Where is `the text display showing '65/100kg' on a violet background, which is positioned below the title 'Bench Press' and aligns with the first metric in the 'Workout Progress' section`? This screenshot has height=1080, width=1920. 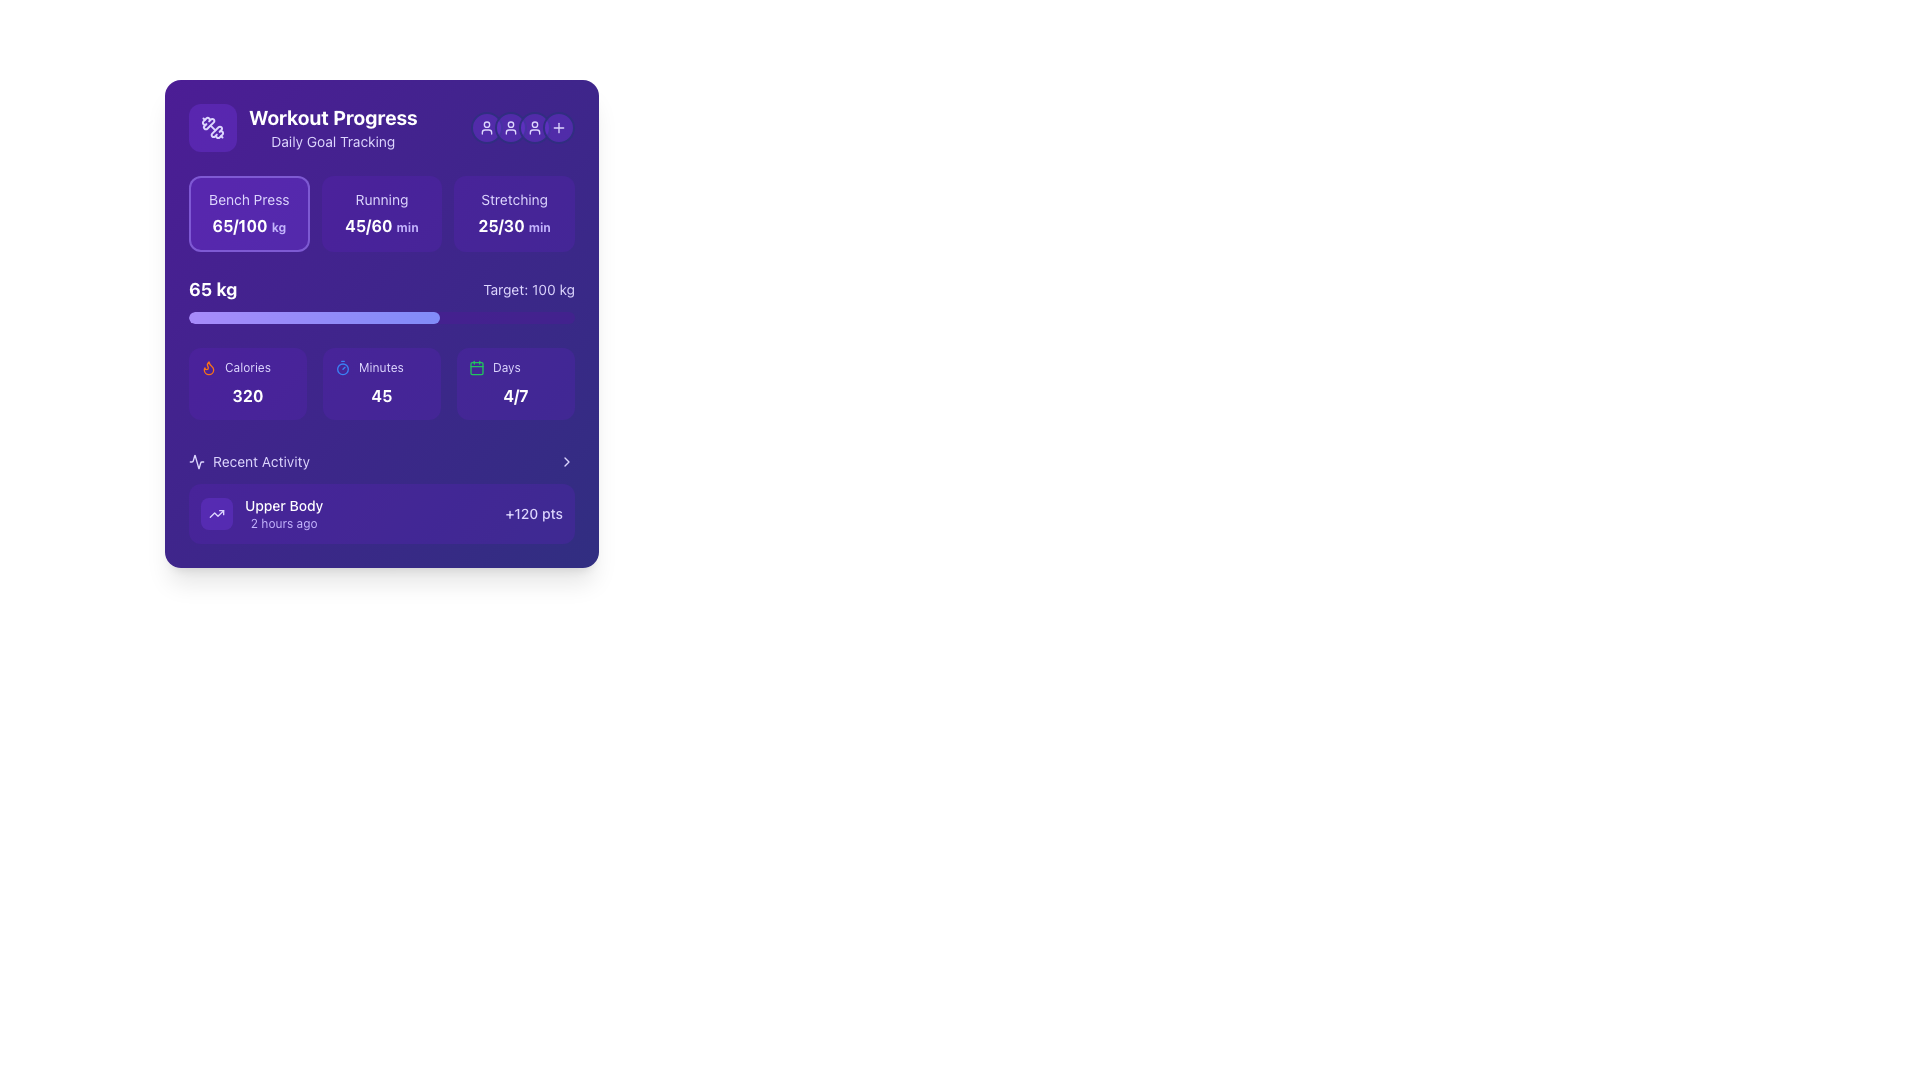 the text display showing '65/100kg' on a violet background, which is positioned below the title 'Bench Press' and aligns with the first metric in the 'Workout Progress' section is located at coordinates (248, 225).